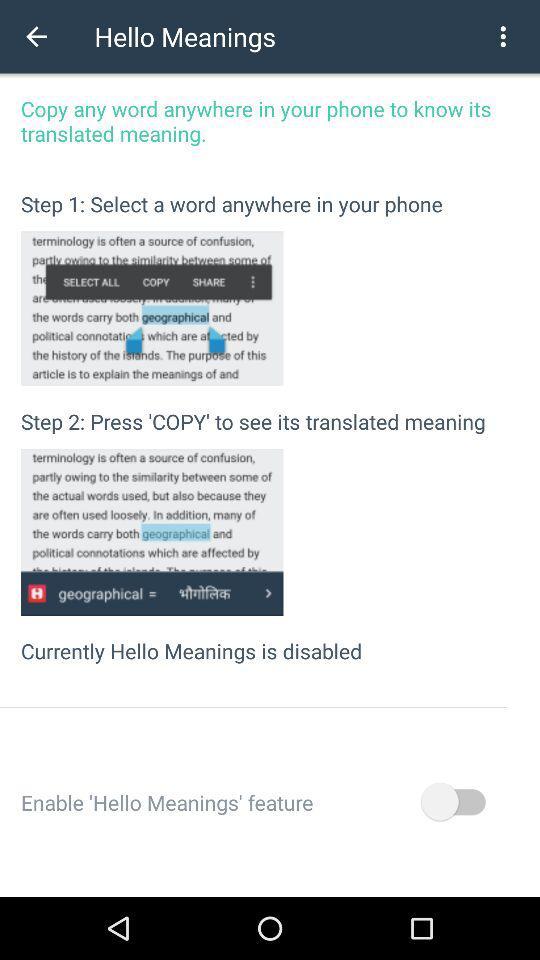 Image resolution: width=540 pixels, height=960 pixels. Describe the element at coordinates (452, 802) in the screenshot. I see `enable hello meanings` at that location.